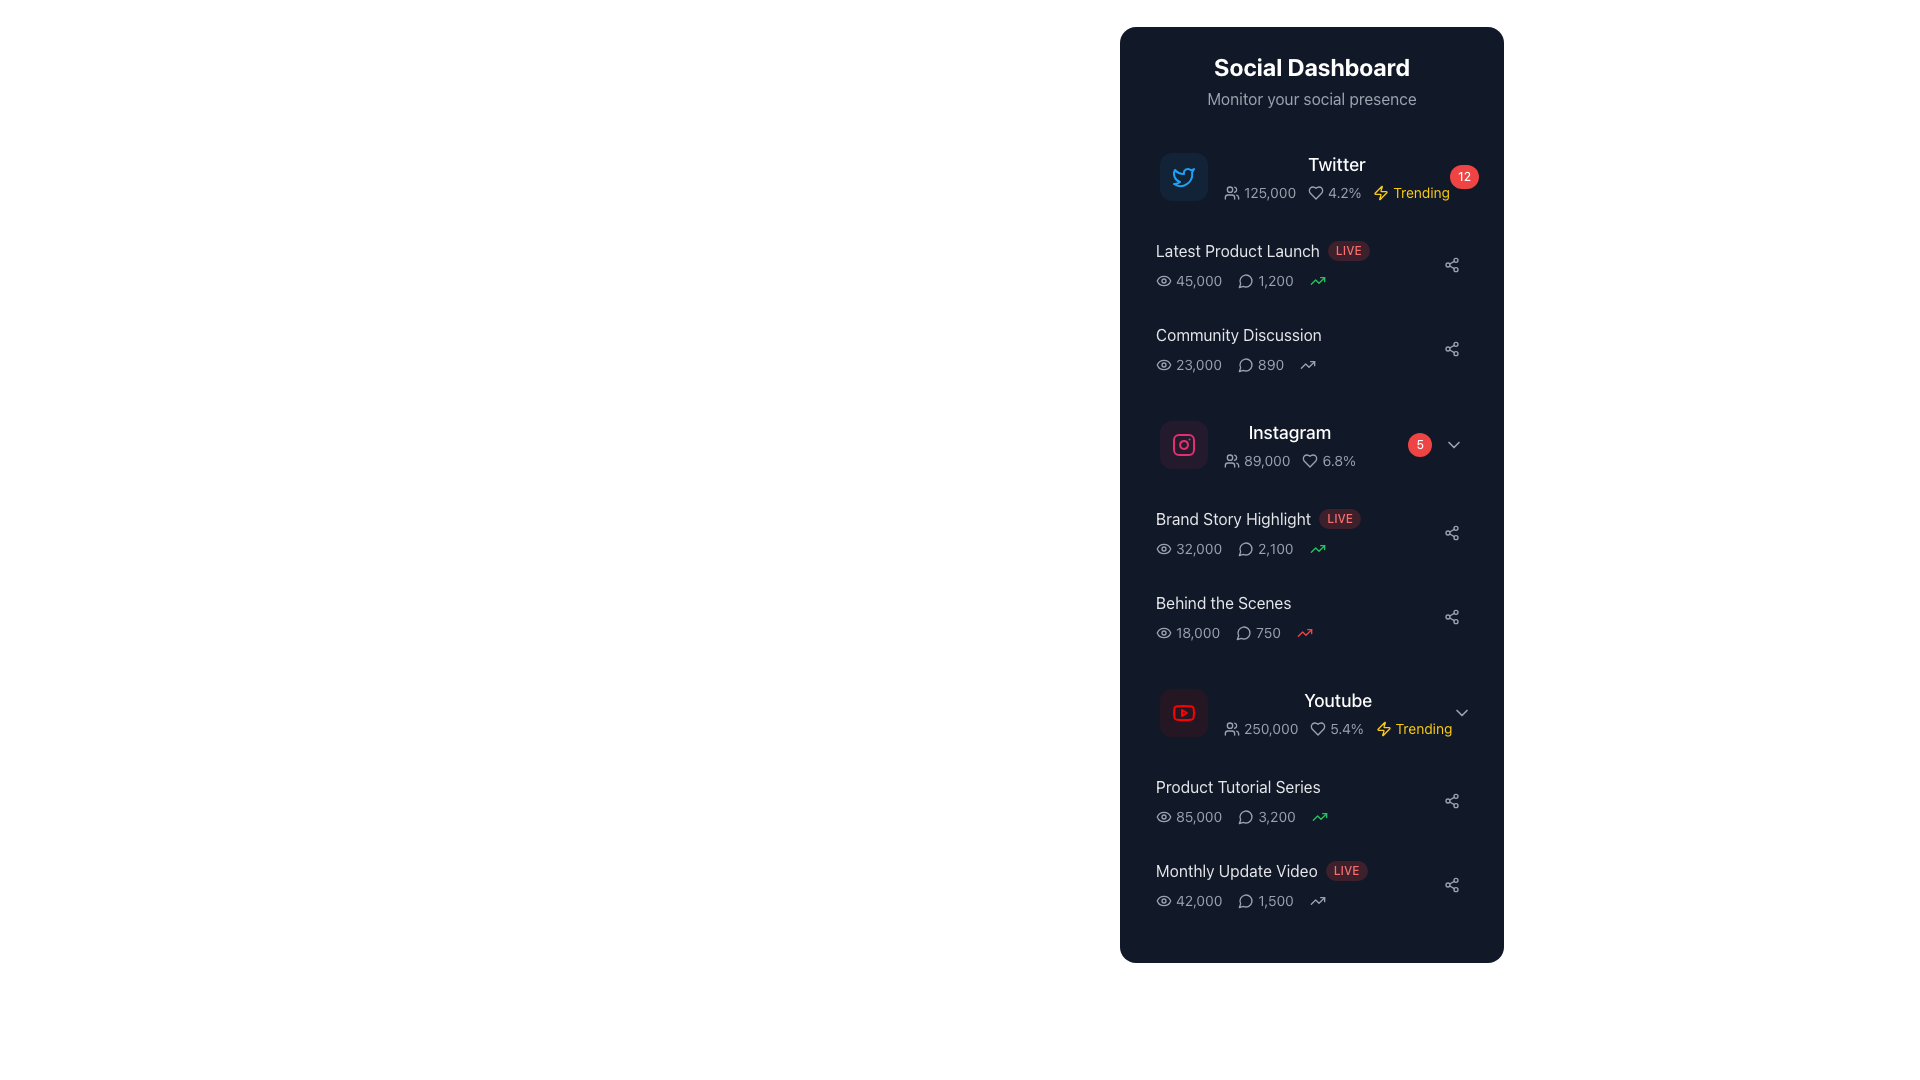  What do you see at coordinates (1451, 883) in the screenshot?
I see `the share icon located on the far right side of the row for 'Monthly Update Video' to initiate a share action` at bounding box center [1451, 883].